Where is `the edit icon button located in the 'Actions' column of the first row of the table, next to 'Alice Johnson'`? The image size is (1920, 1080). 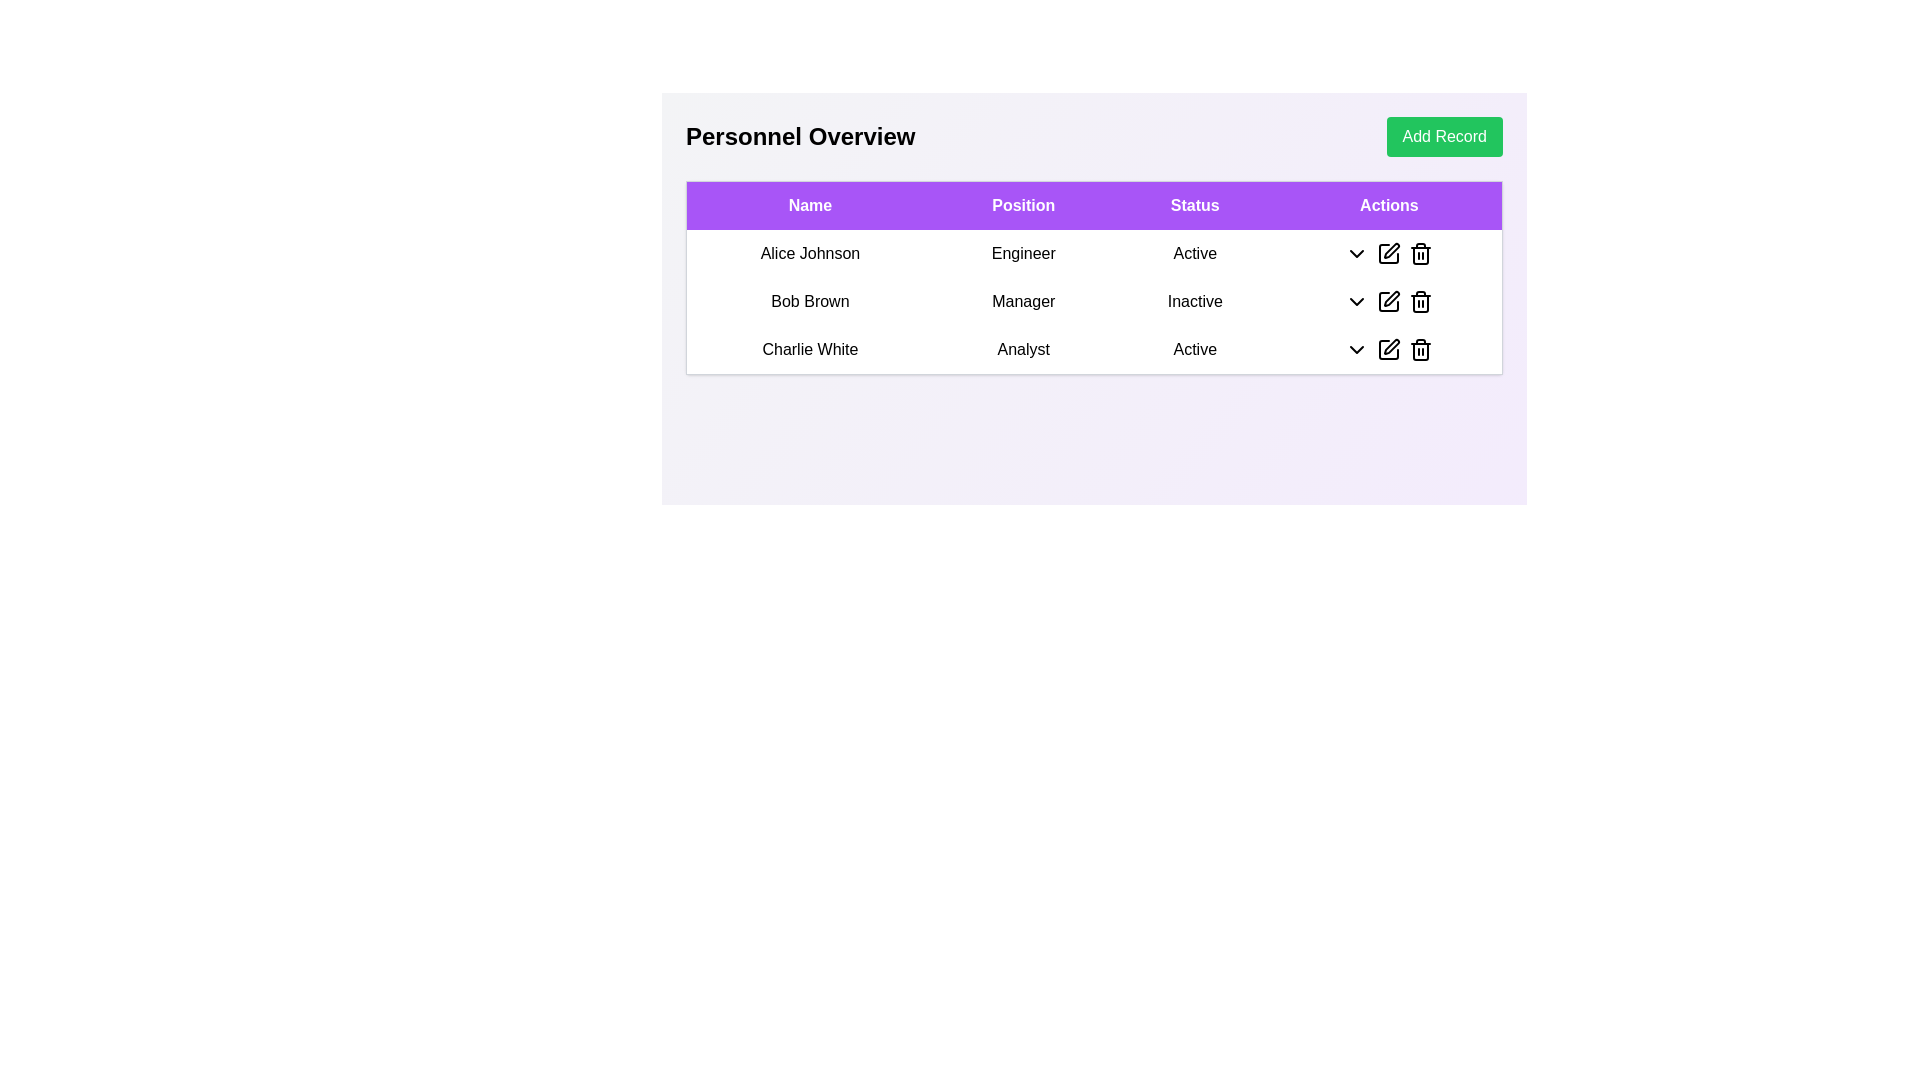
the edit icon button located in the 'Actions' column of the first row of the table, next to 'Alice Johnson' is located at coordinates (1391, 249).